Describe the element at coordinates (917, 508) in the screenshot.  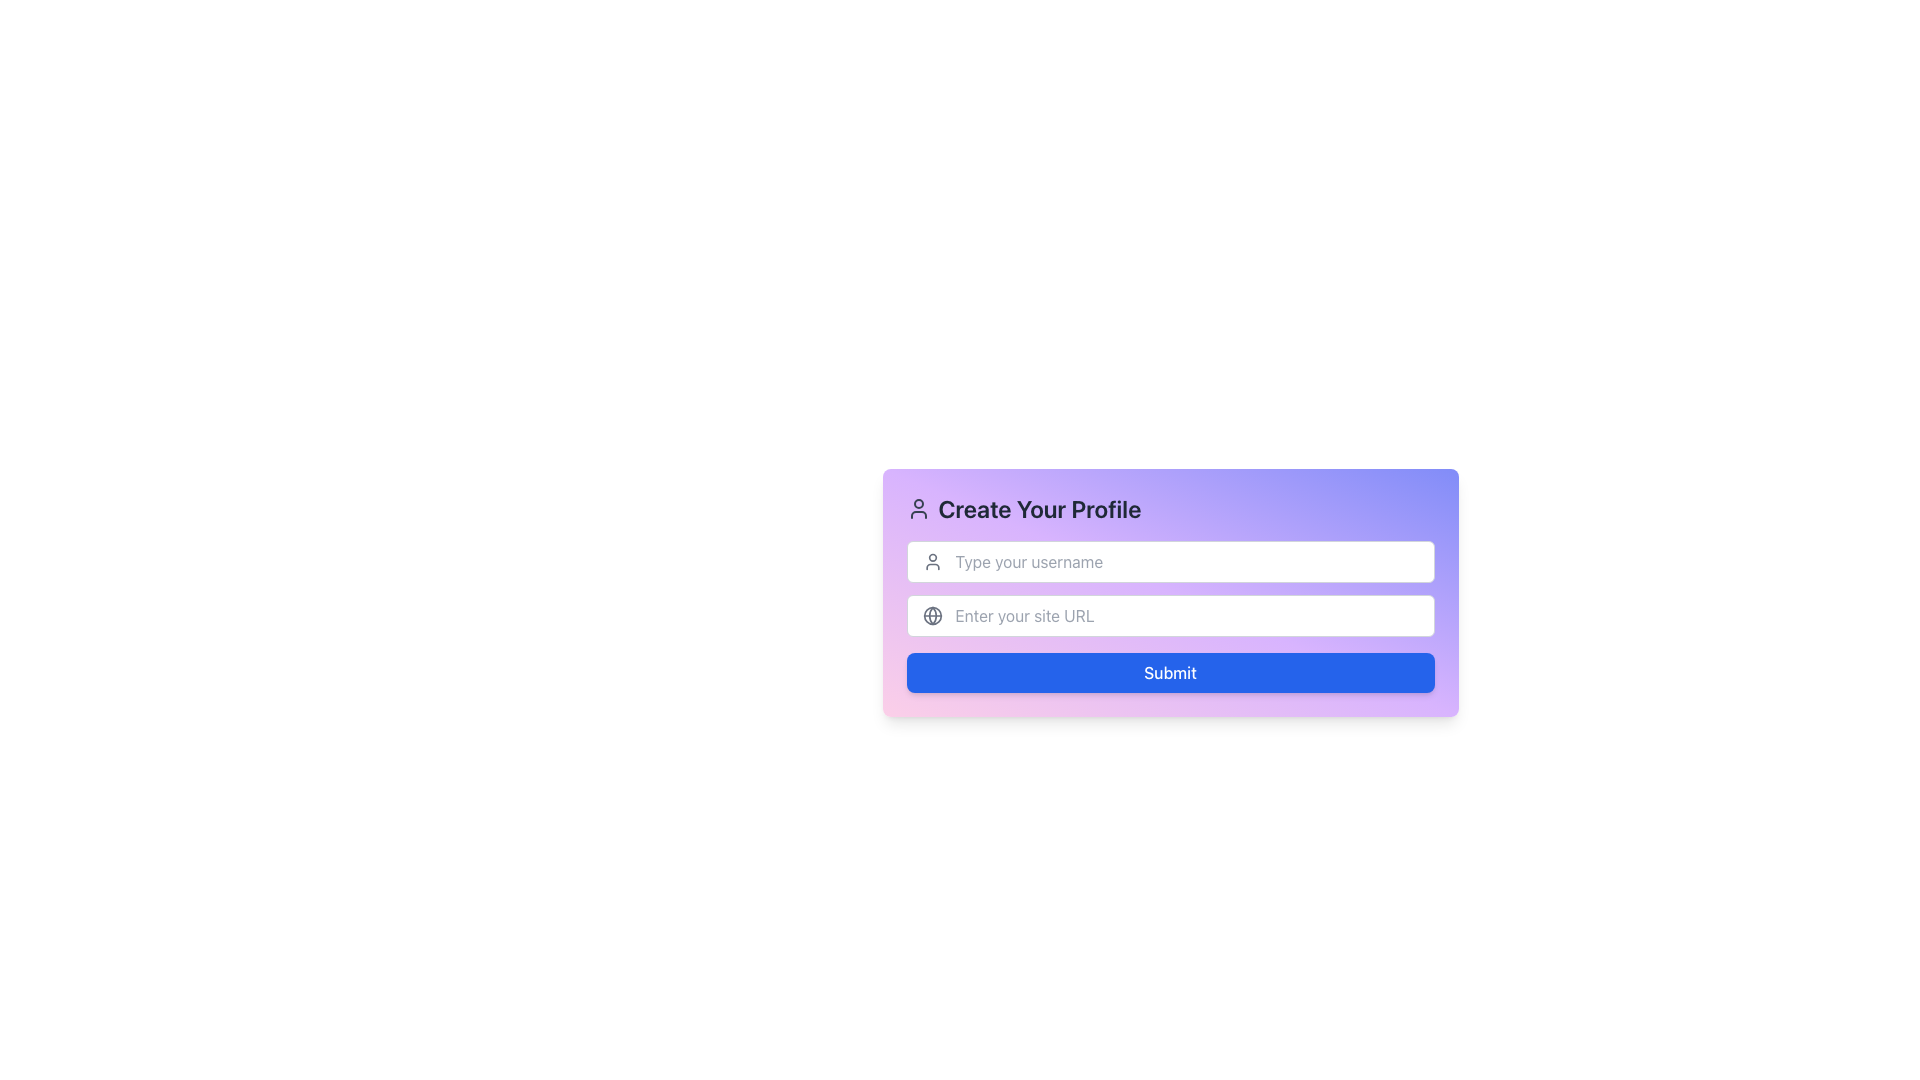
I see `the user icon located to the left of the 'Create Your Profile' text in the header area, which serves as a visual cue for user profile creation` at that location.